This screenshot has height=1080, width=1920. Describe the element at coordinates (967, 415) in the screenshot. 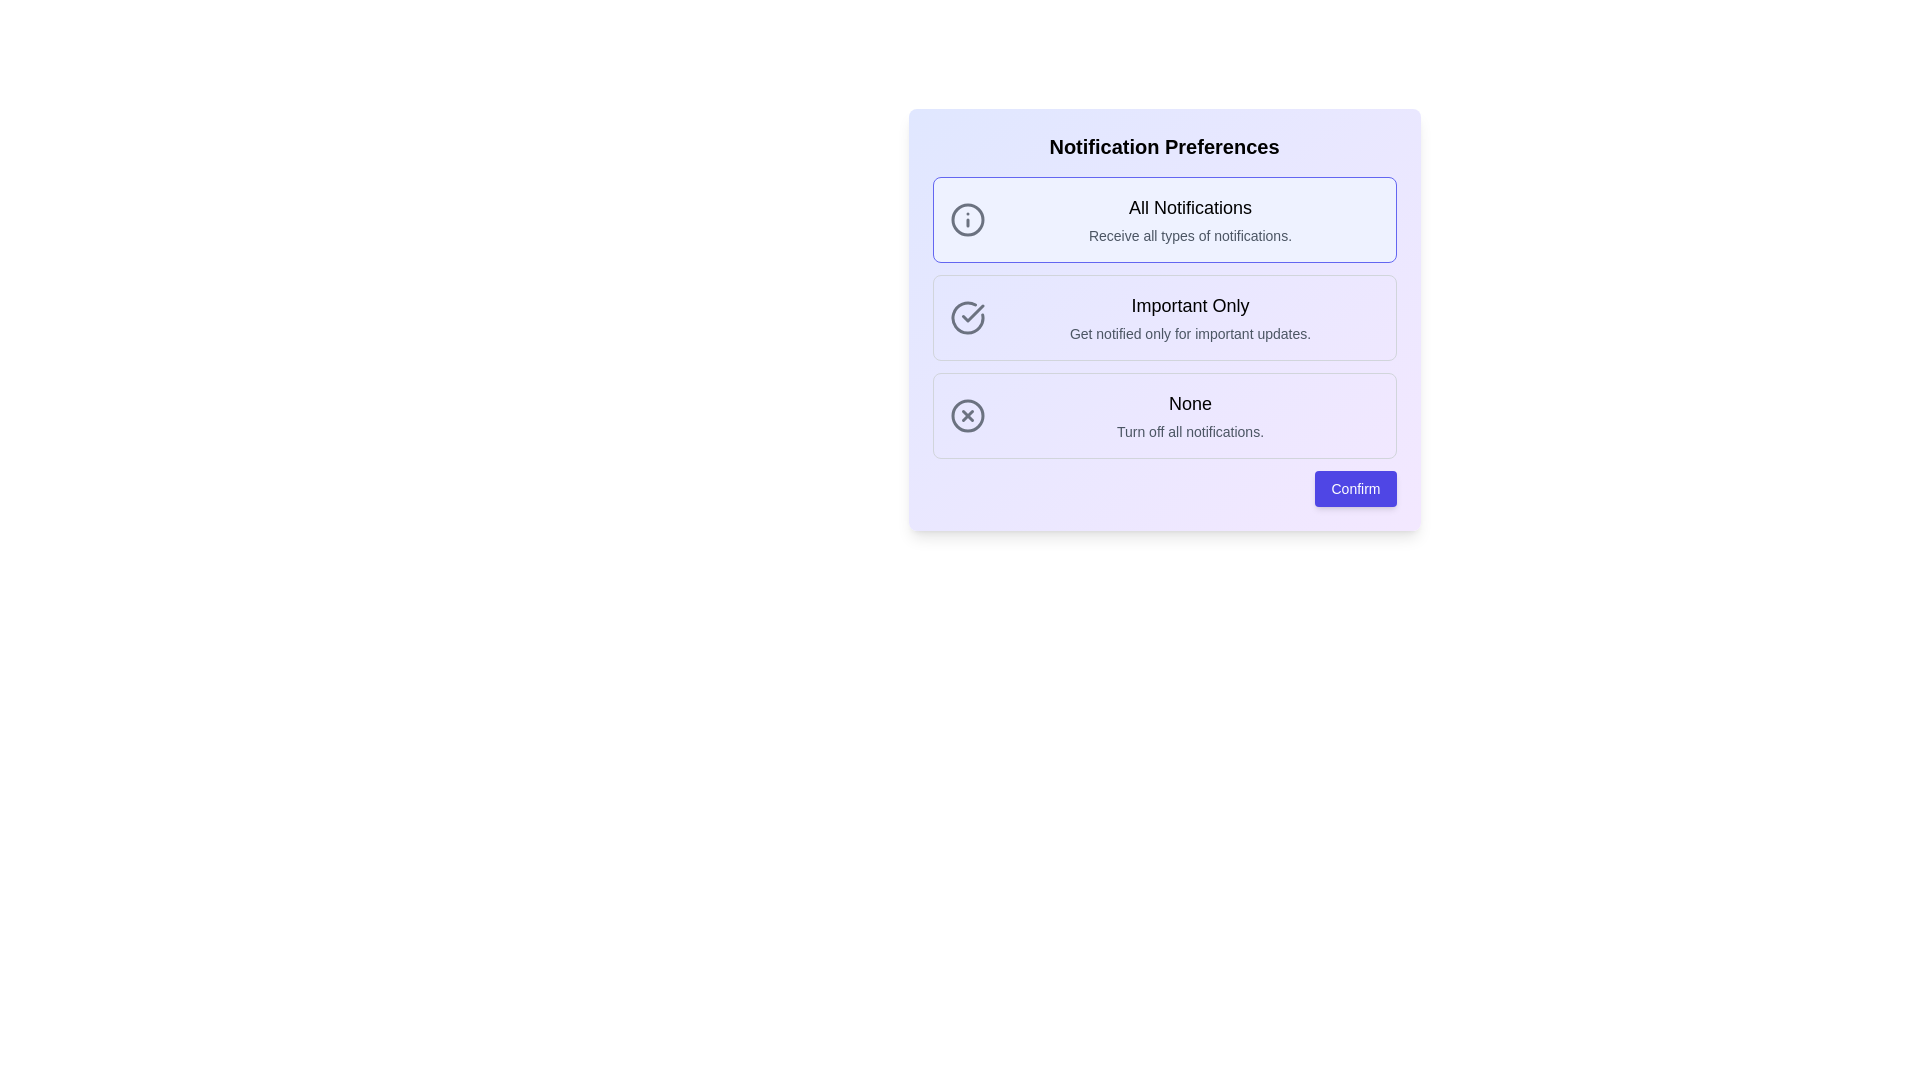

I see `the circular icon with a gray stroke and a centered 'X' mark, which represents the 'None' option in the notification preferences modal, located to the left of the text 'Turn off all notifications.'` at that location.